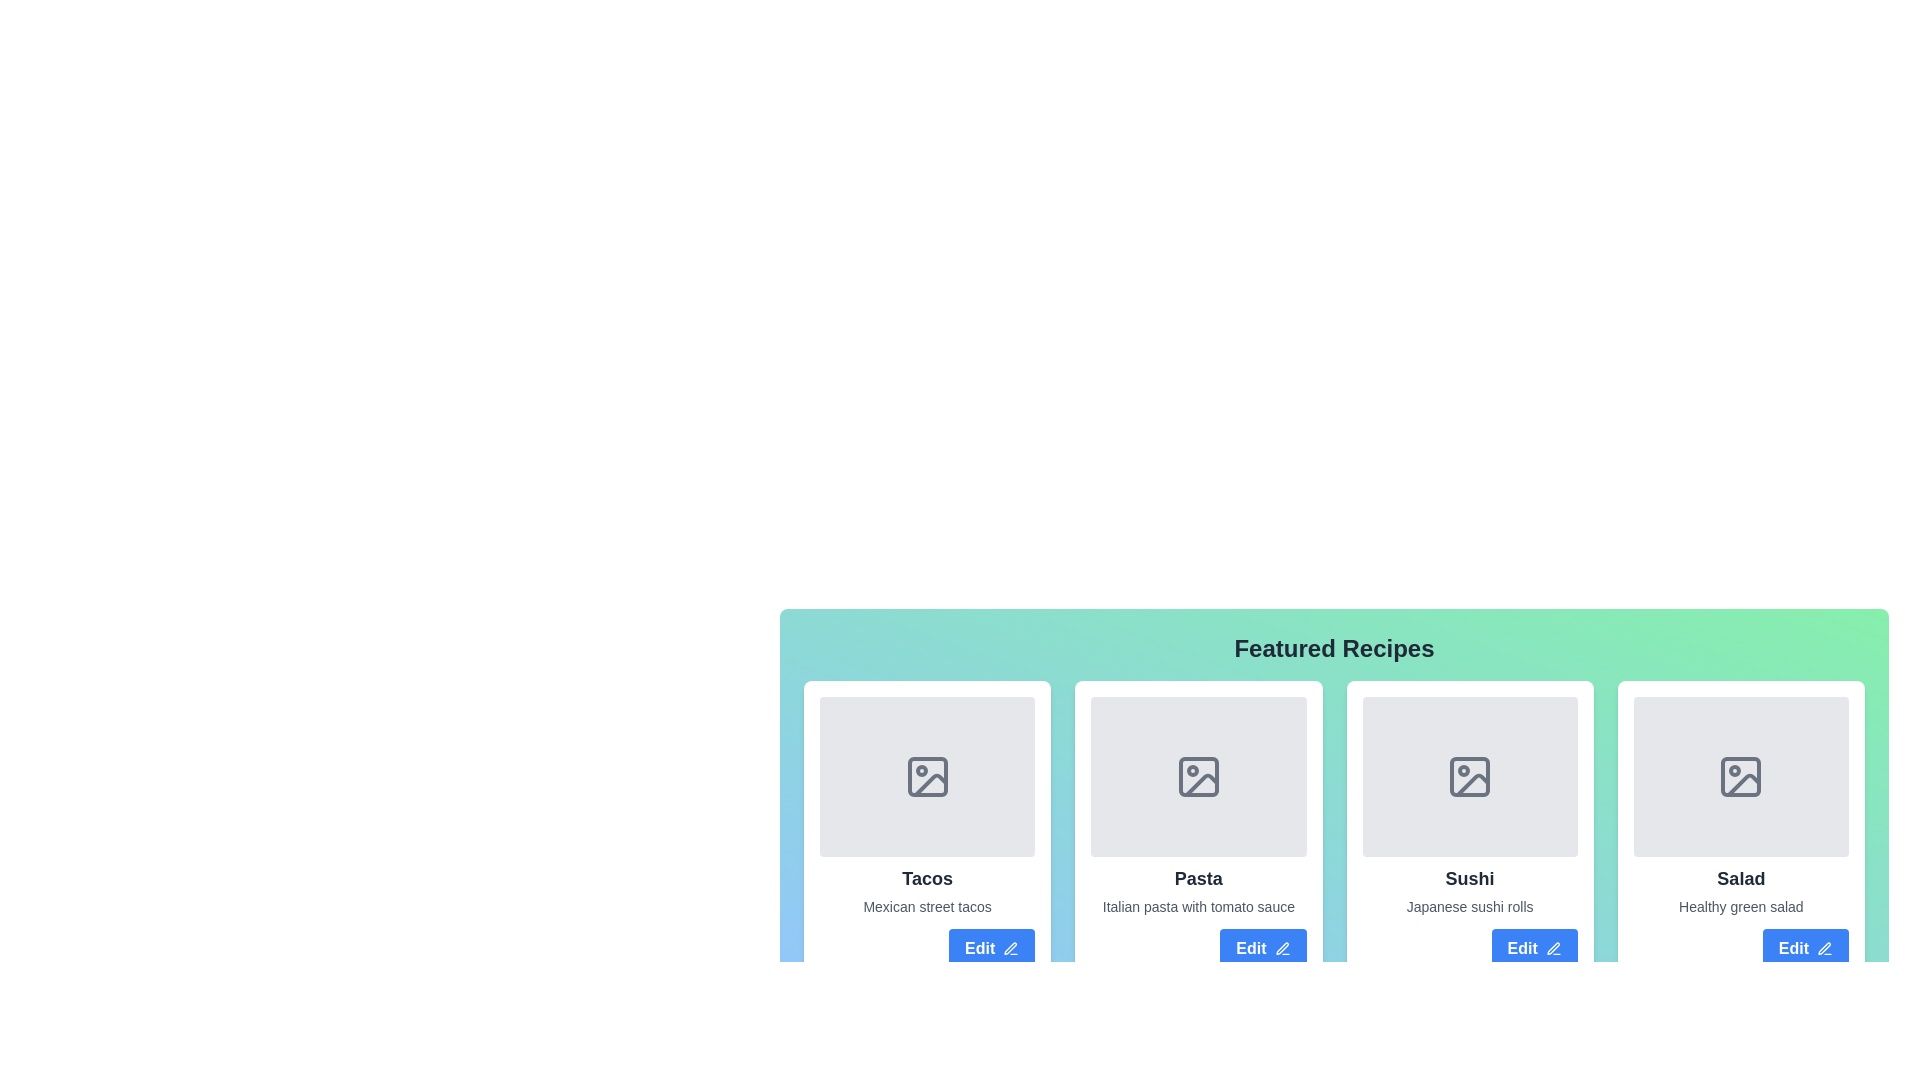 The height and width of the screenshot is (1080, 1920). Describe the element at coordinates (1470, 833) in the screenshot. I see `the card containing the title 'Sushi' and description 'Japanese sushi rolls', which is the third card in a 4-column grid layout` at that location.